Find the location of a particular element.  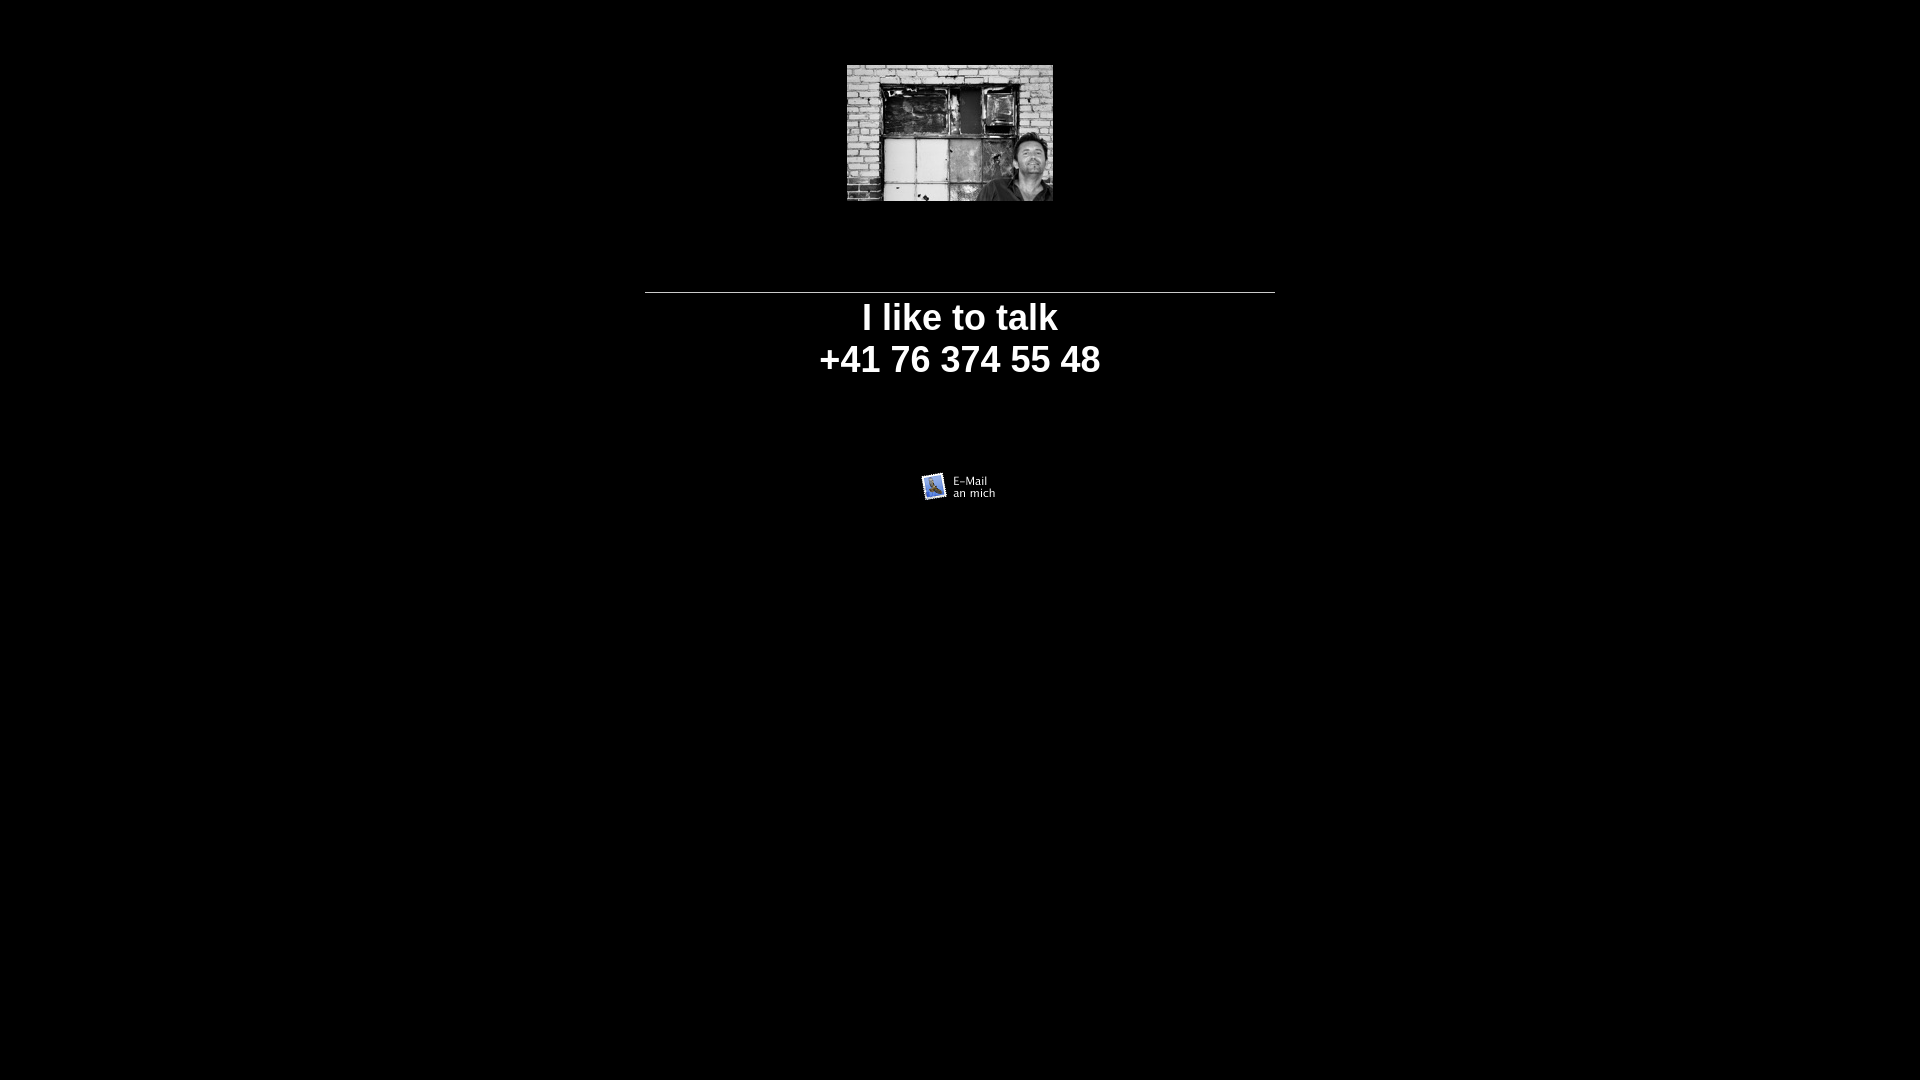

'Leer' is located at coordinates (966, 149).